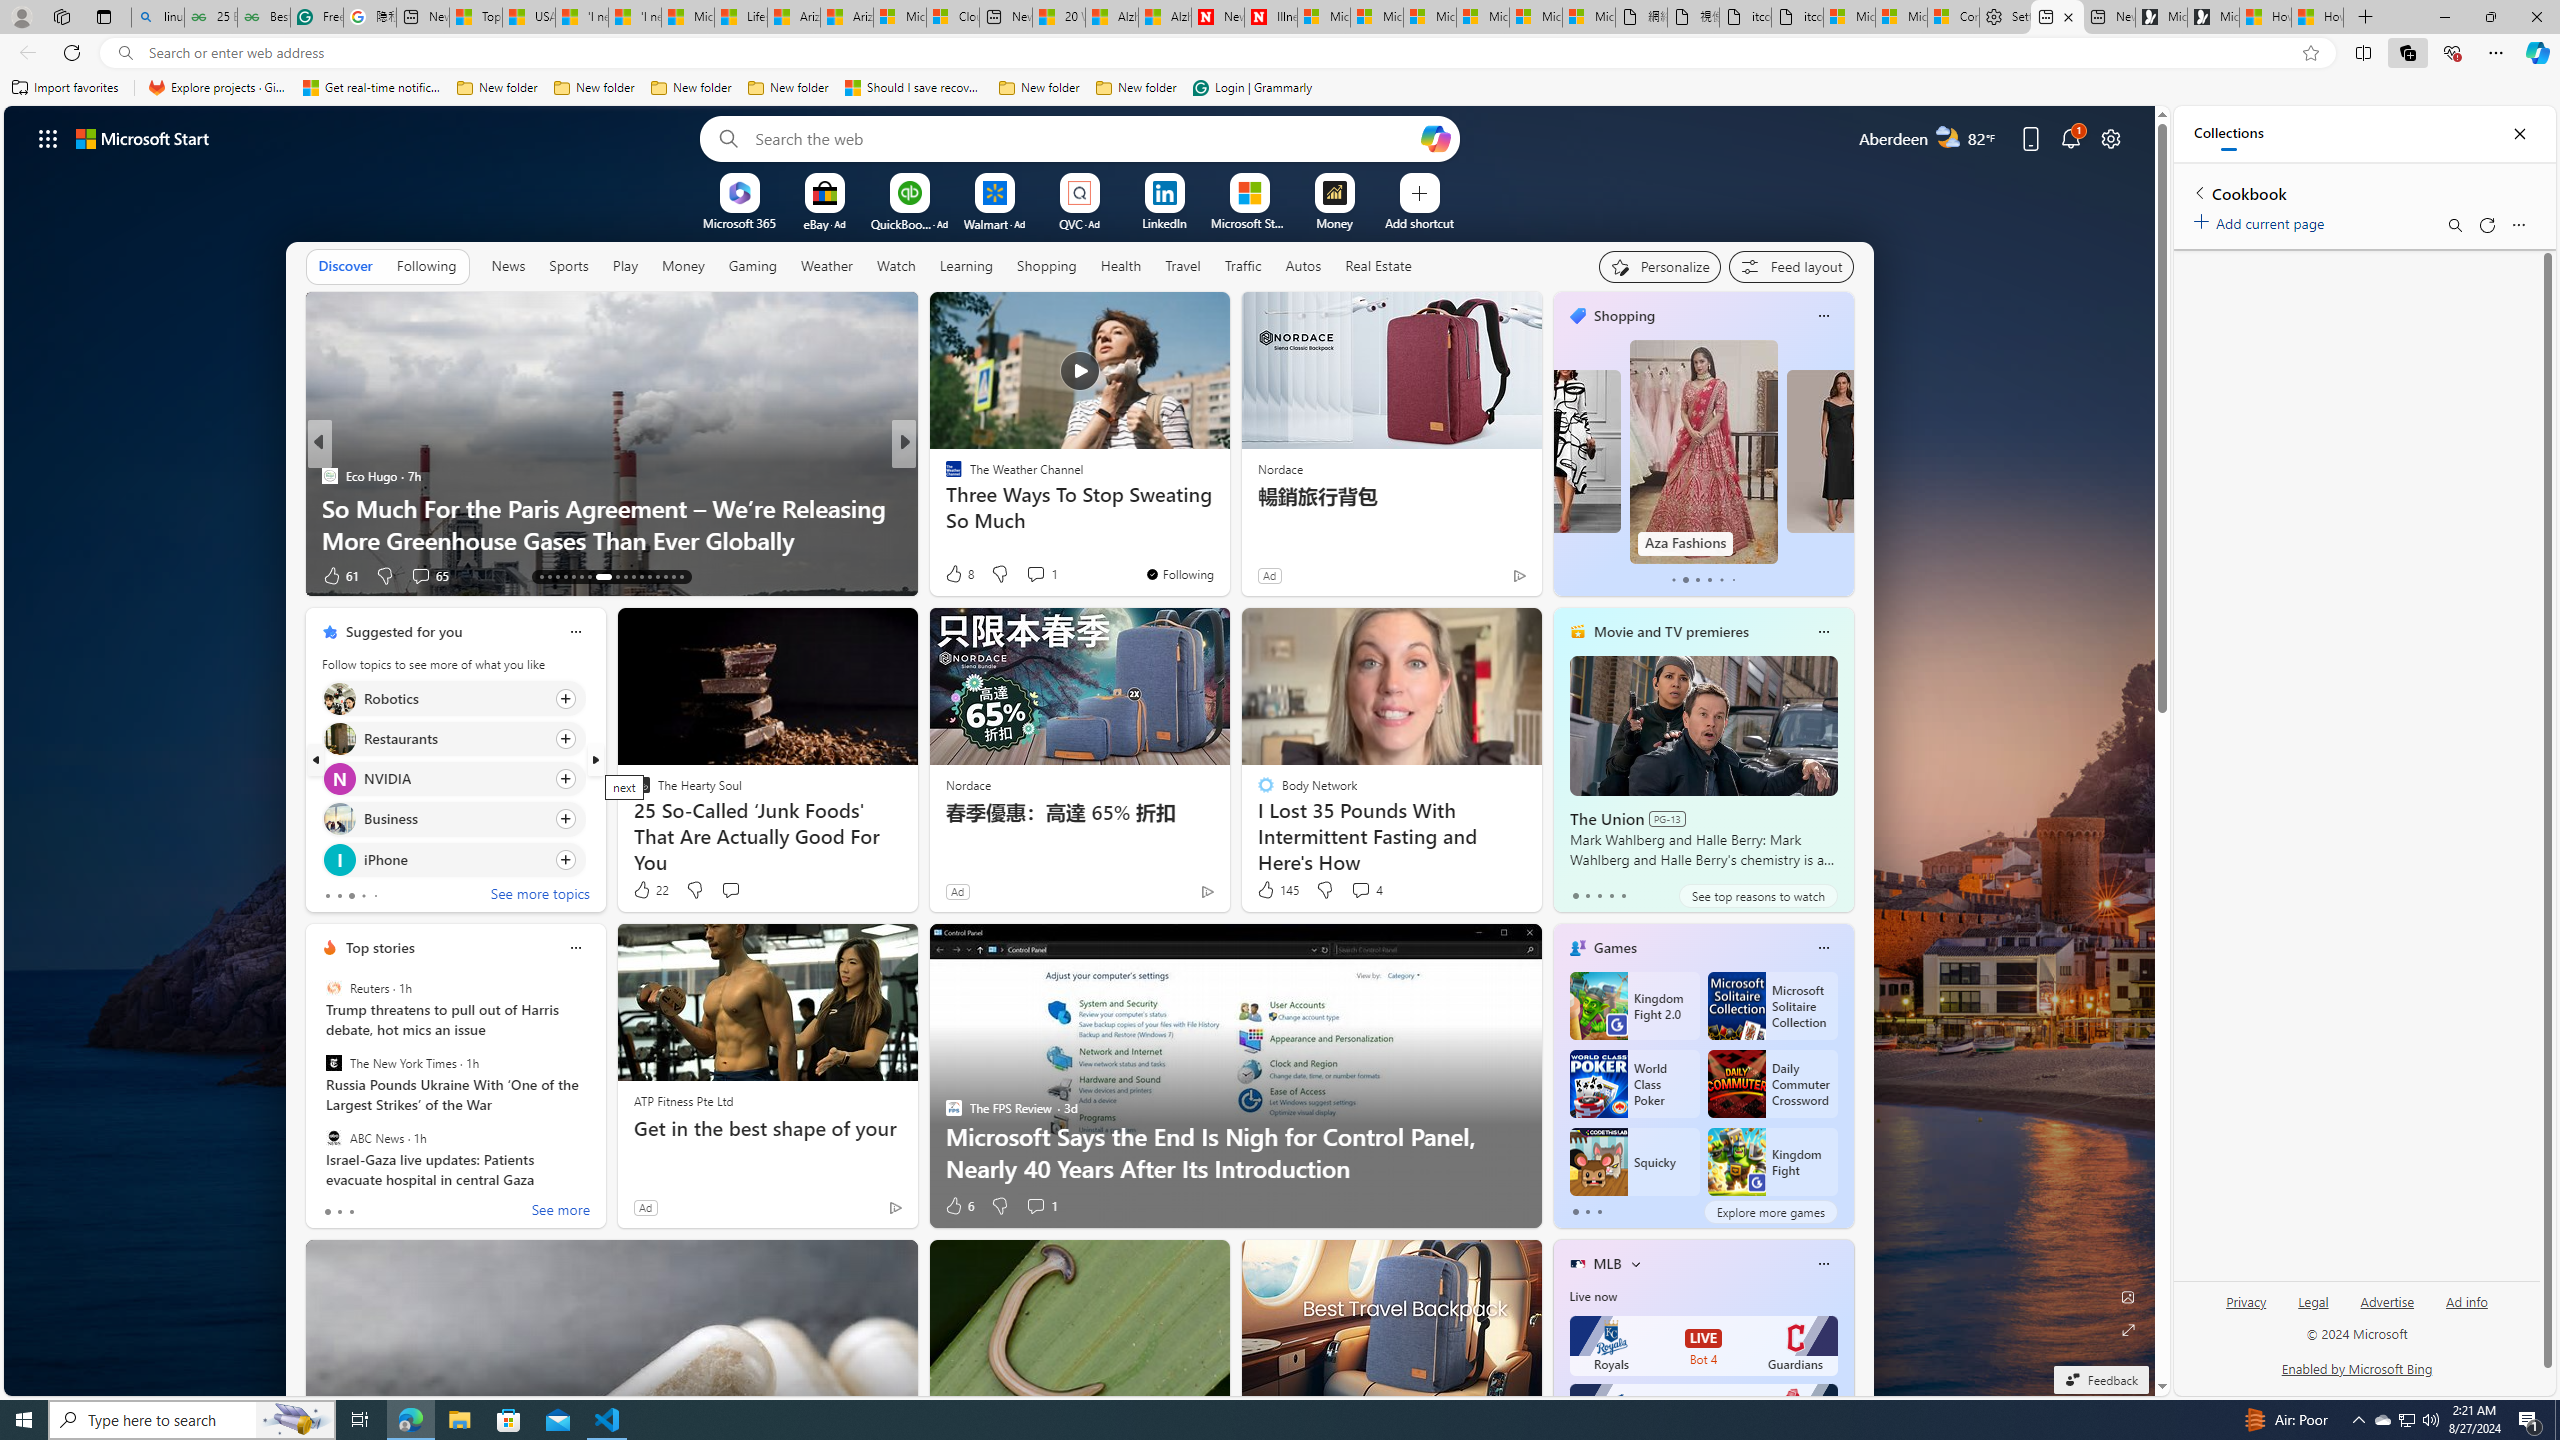 The width and height of the screenshot is (2560, 1440). I want to click on 'Page settings', so click(2109, 137).